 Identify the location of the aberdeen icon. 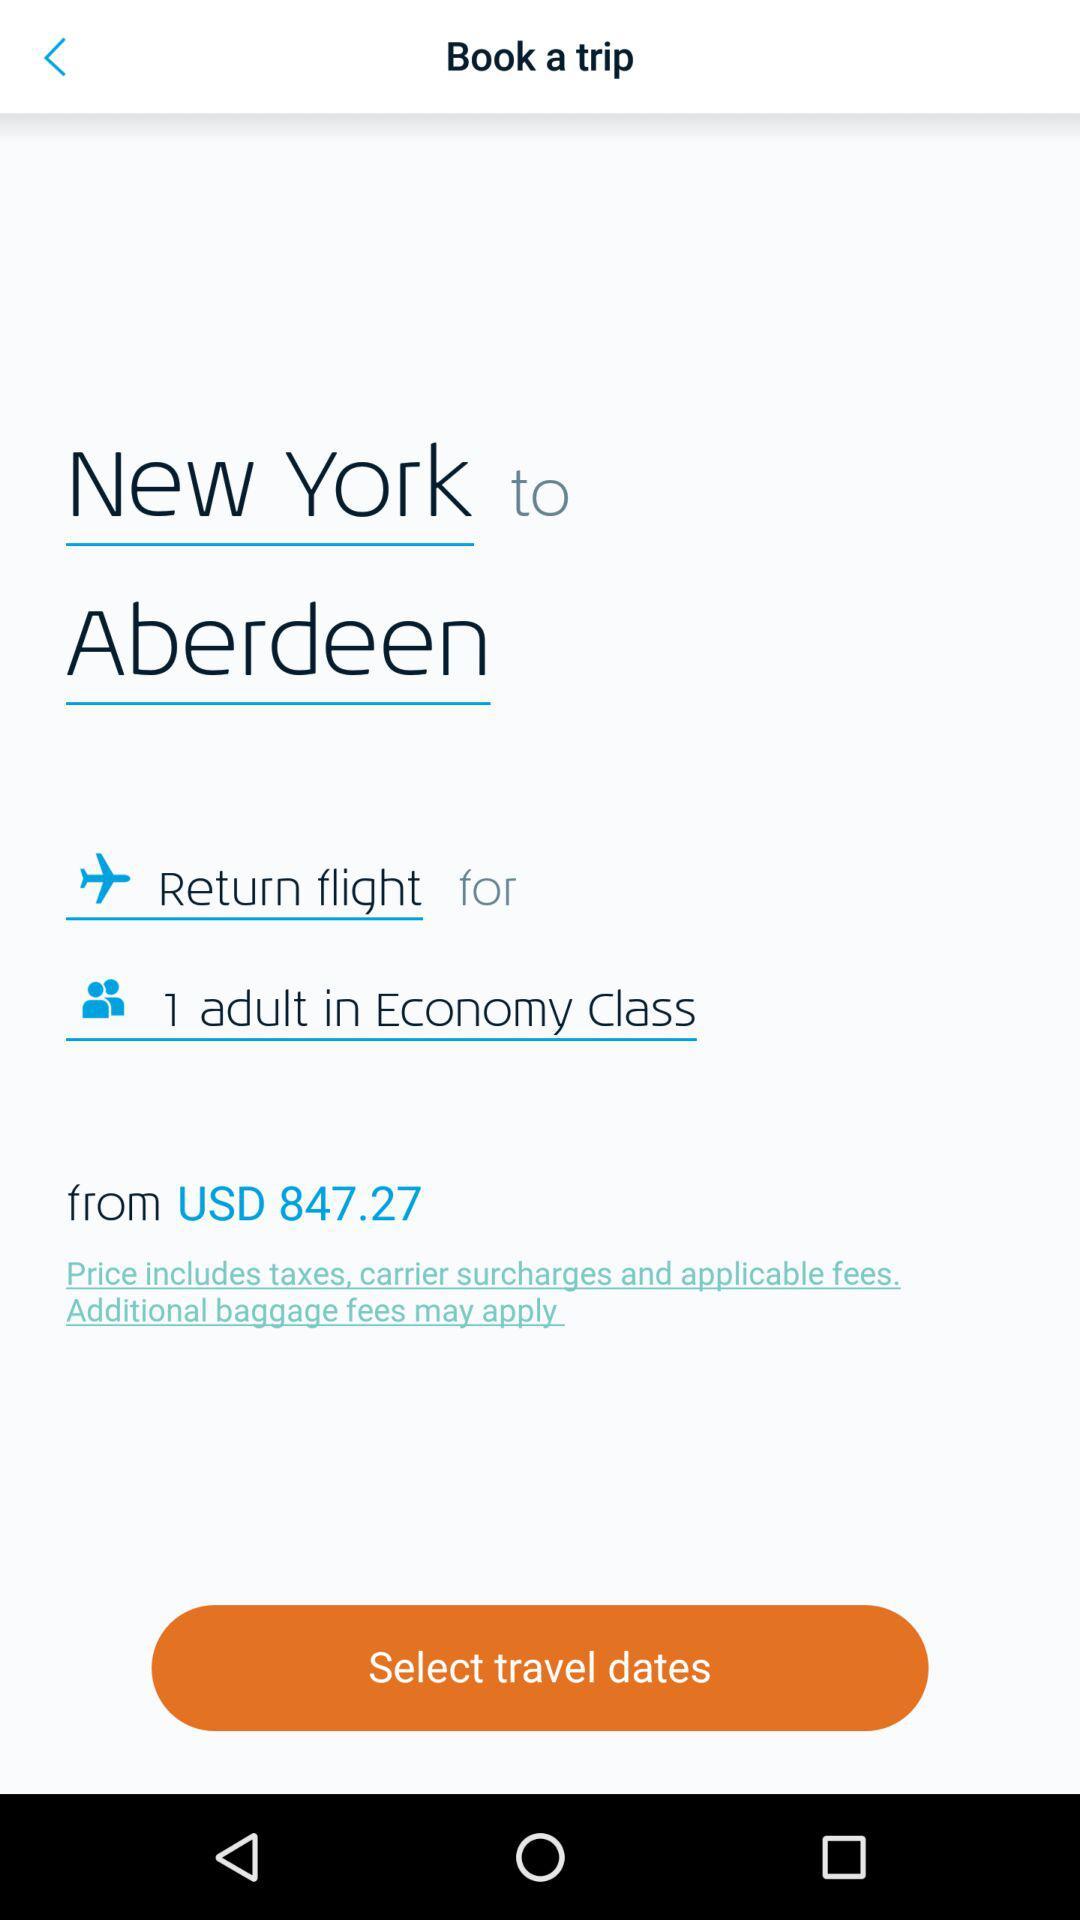
(278, 645).